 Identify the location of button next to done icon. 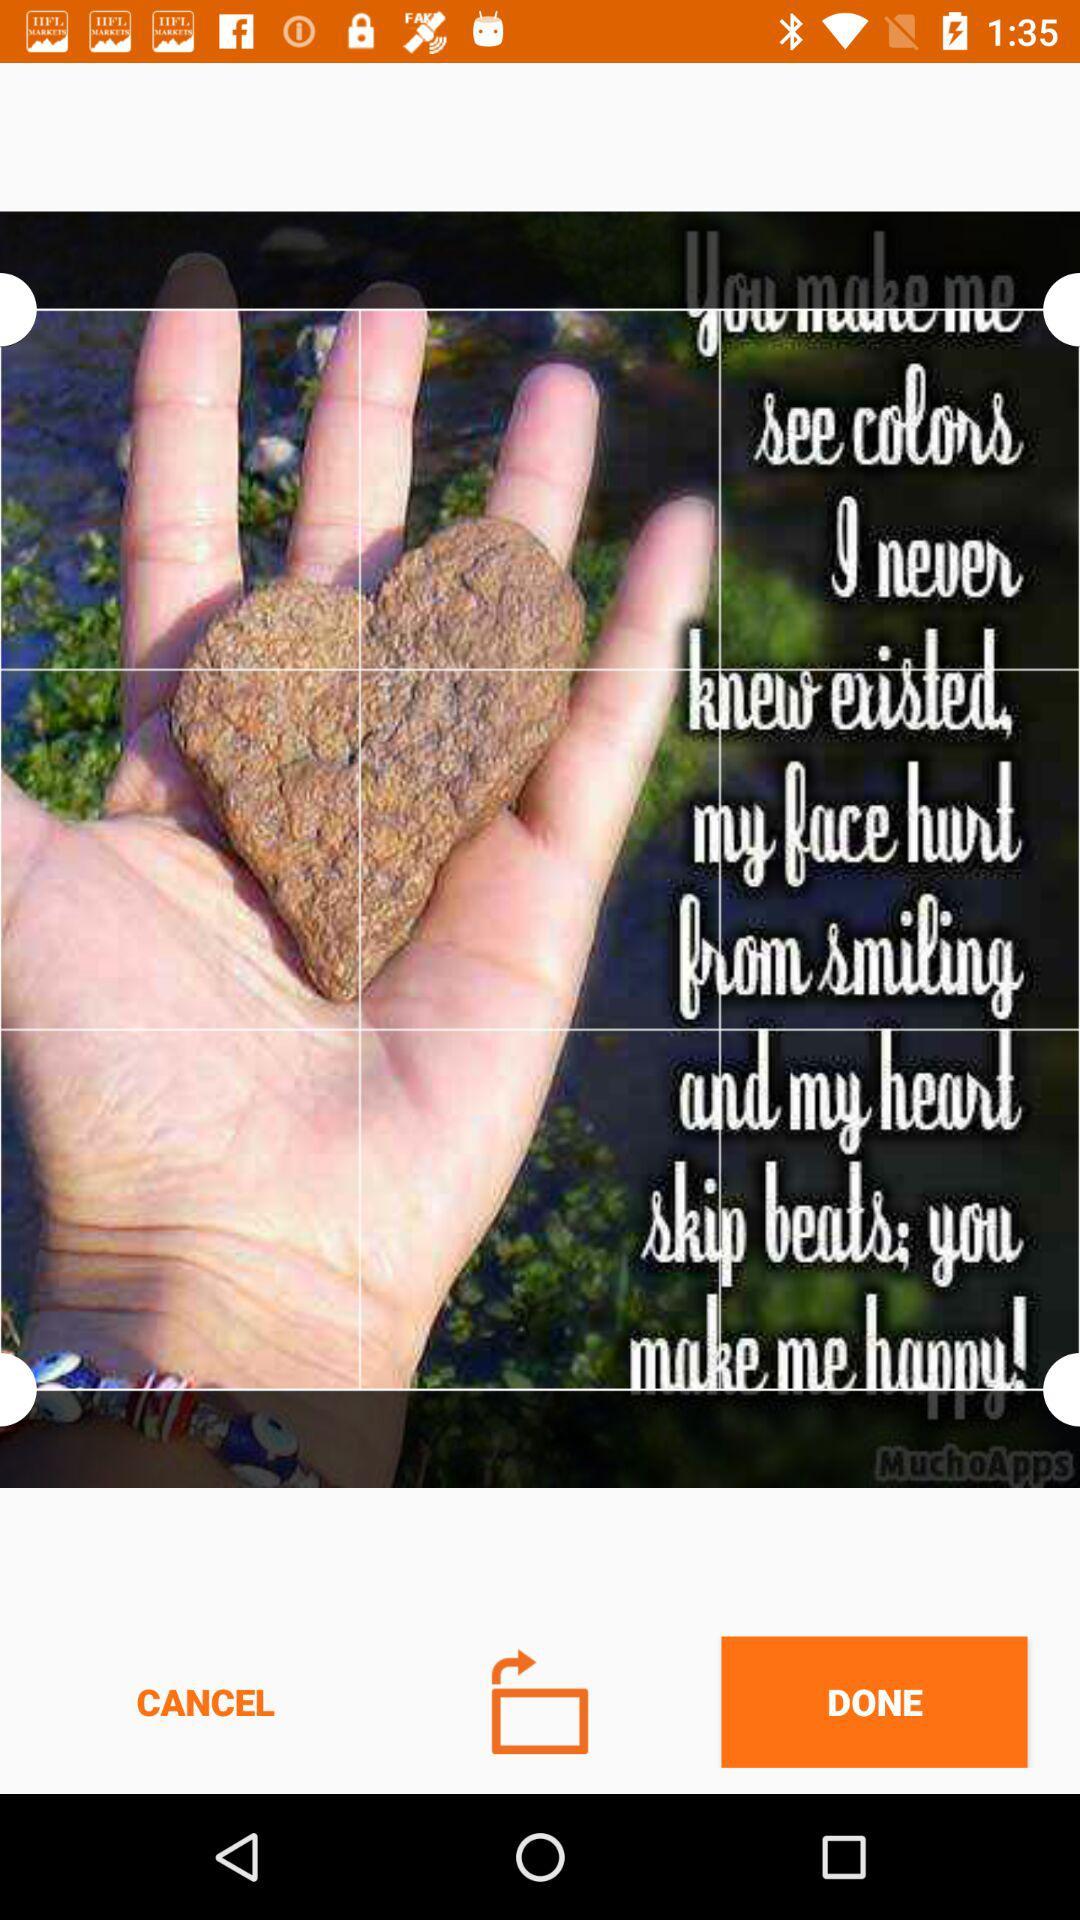
(540, 1700).